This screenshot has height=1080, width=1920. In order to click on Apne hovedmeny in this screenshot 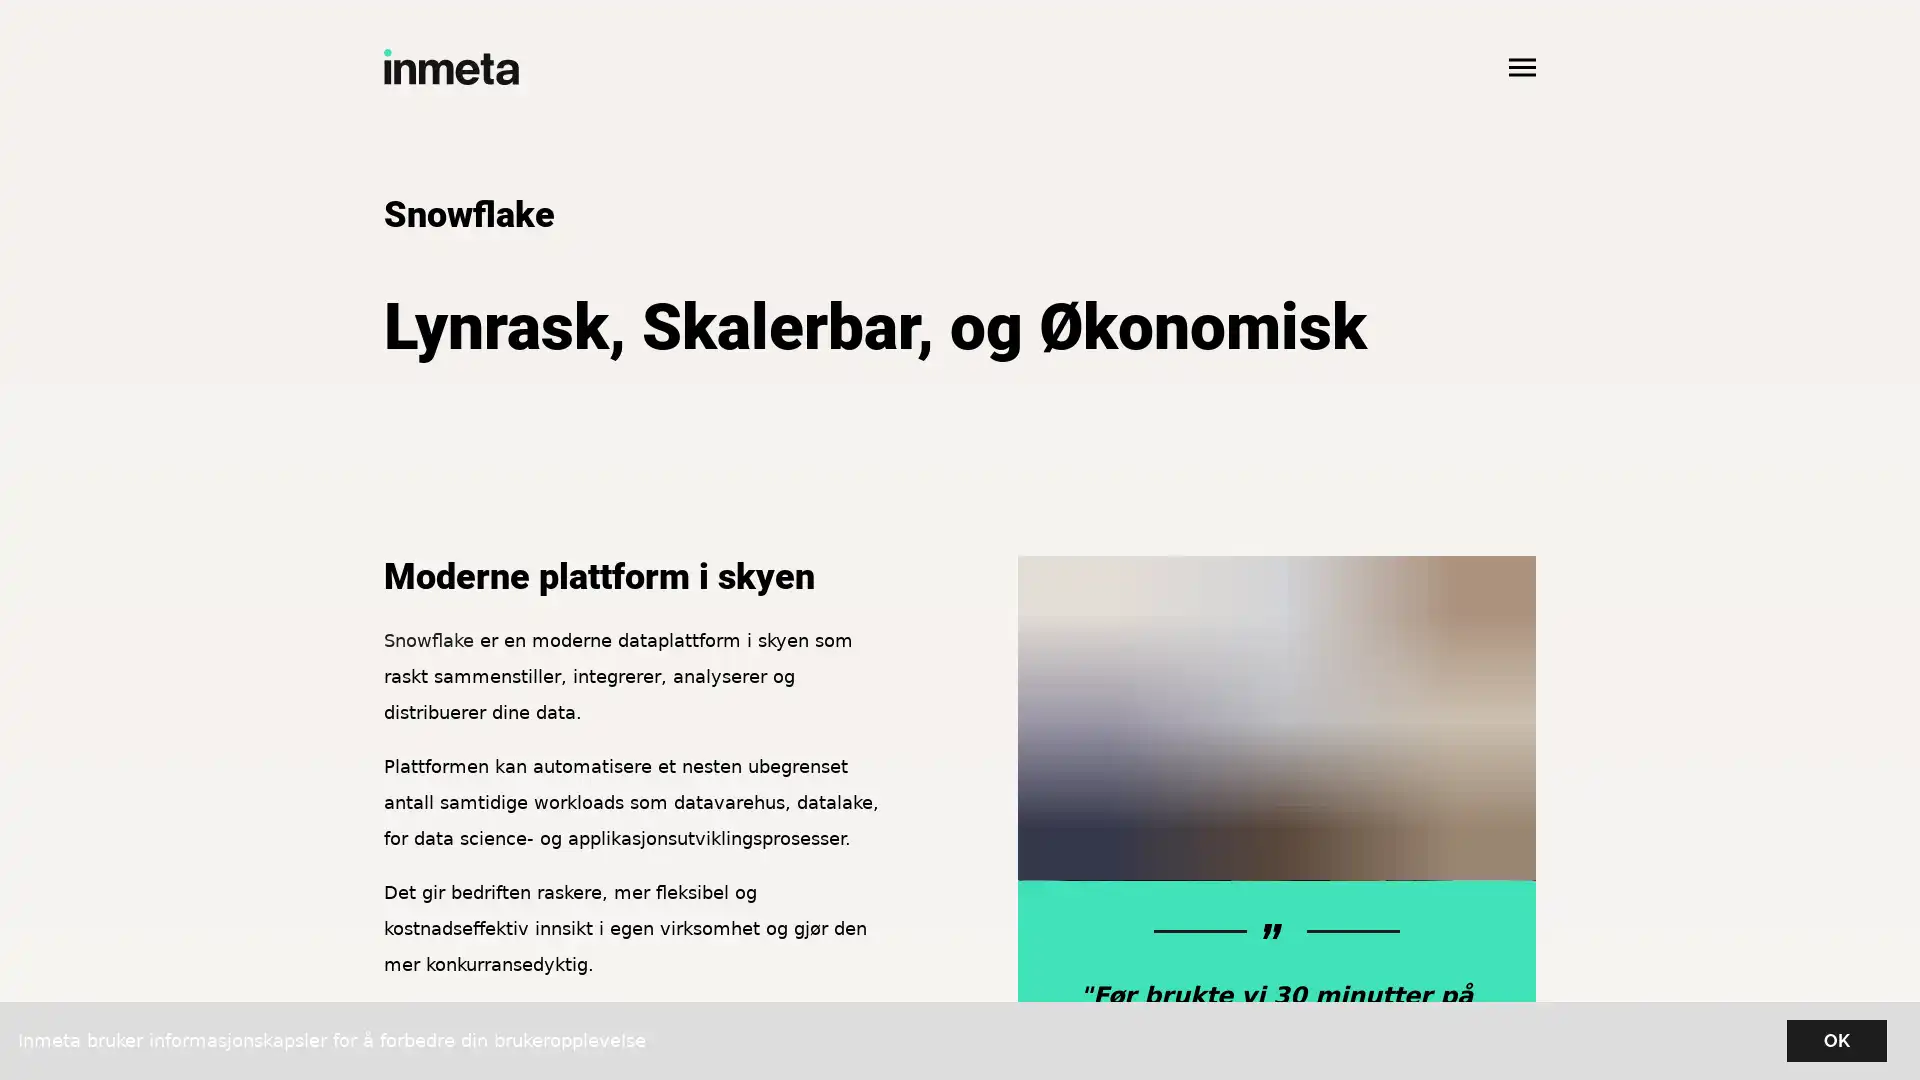, I will do `click(1521, 72)`.